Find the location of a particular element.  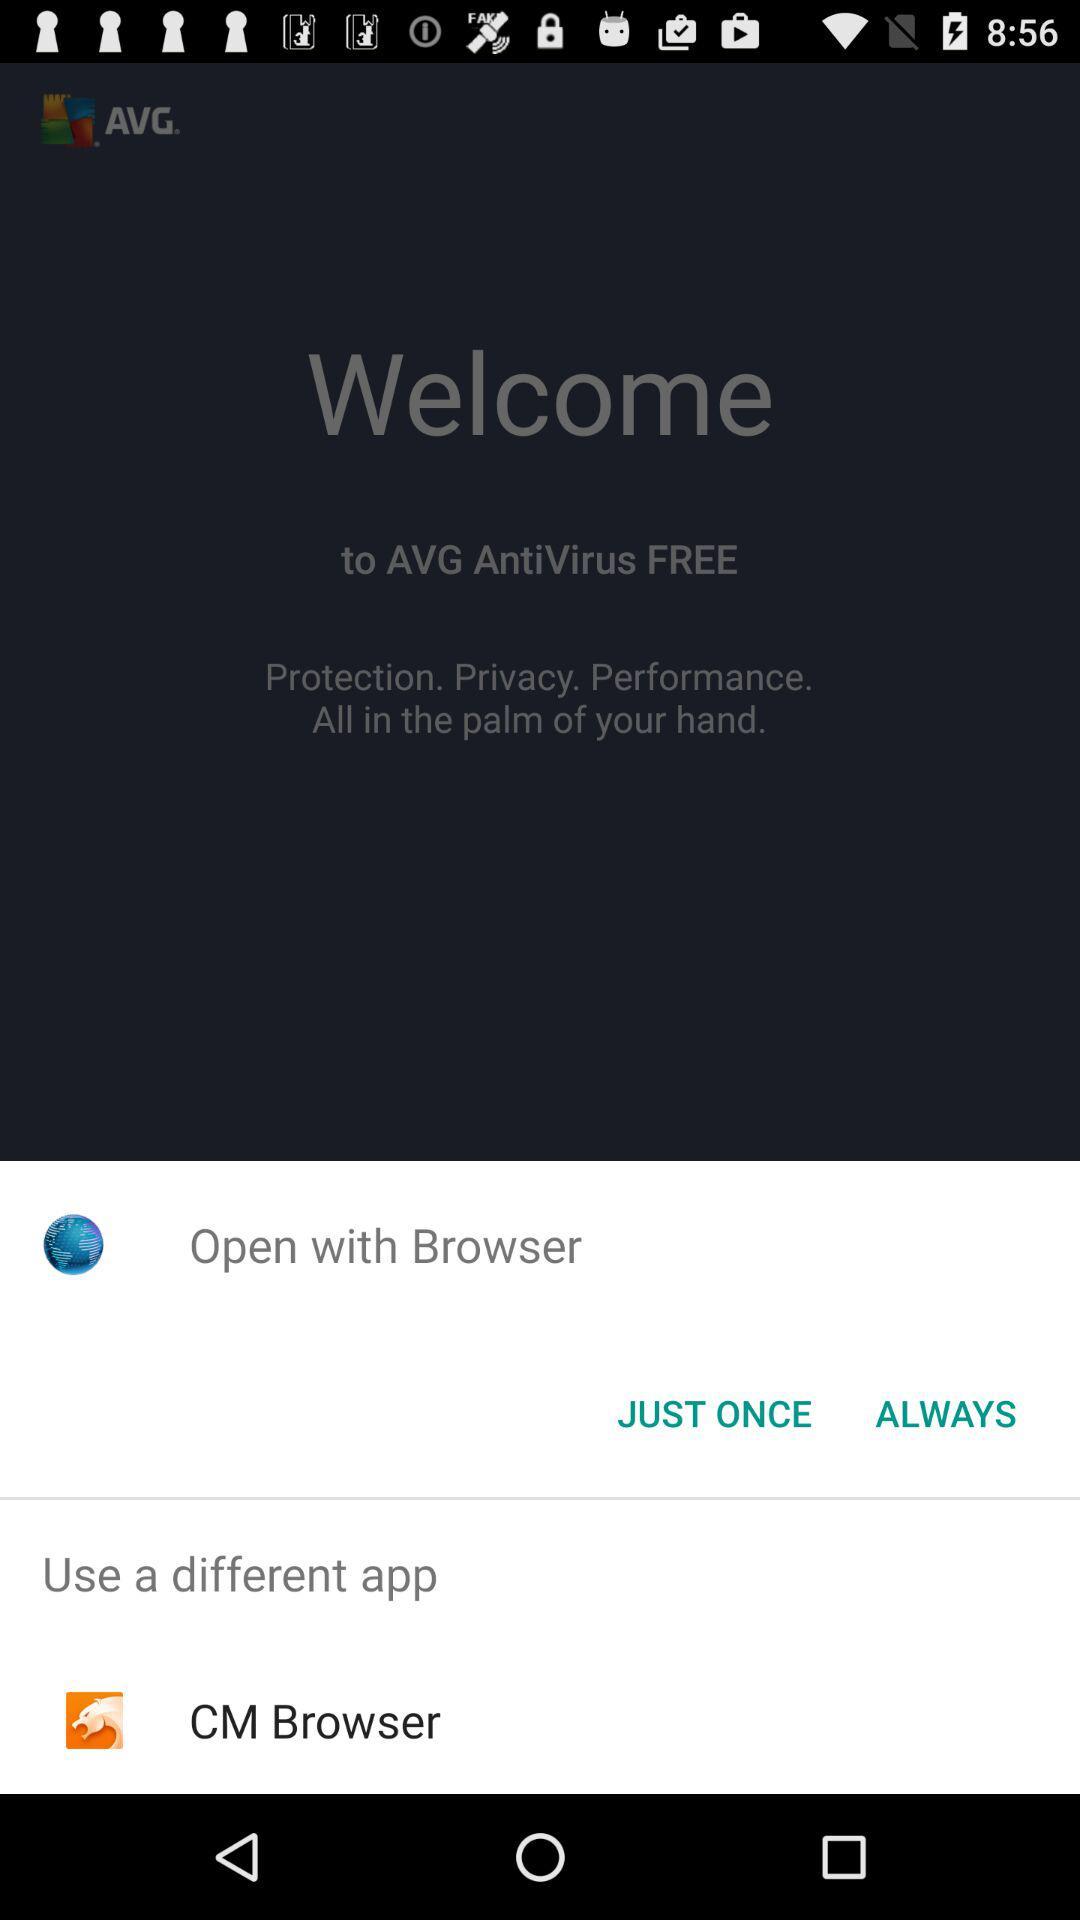

the always is located at coordinates (945, 1411).